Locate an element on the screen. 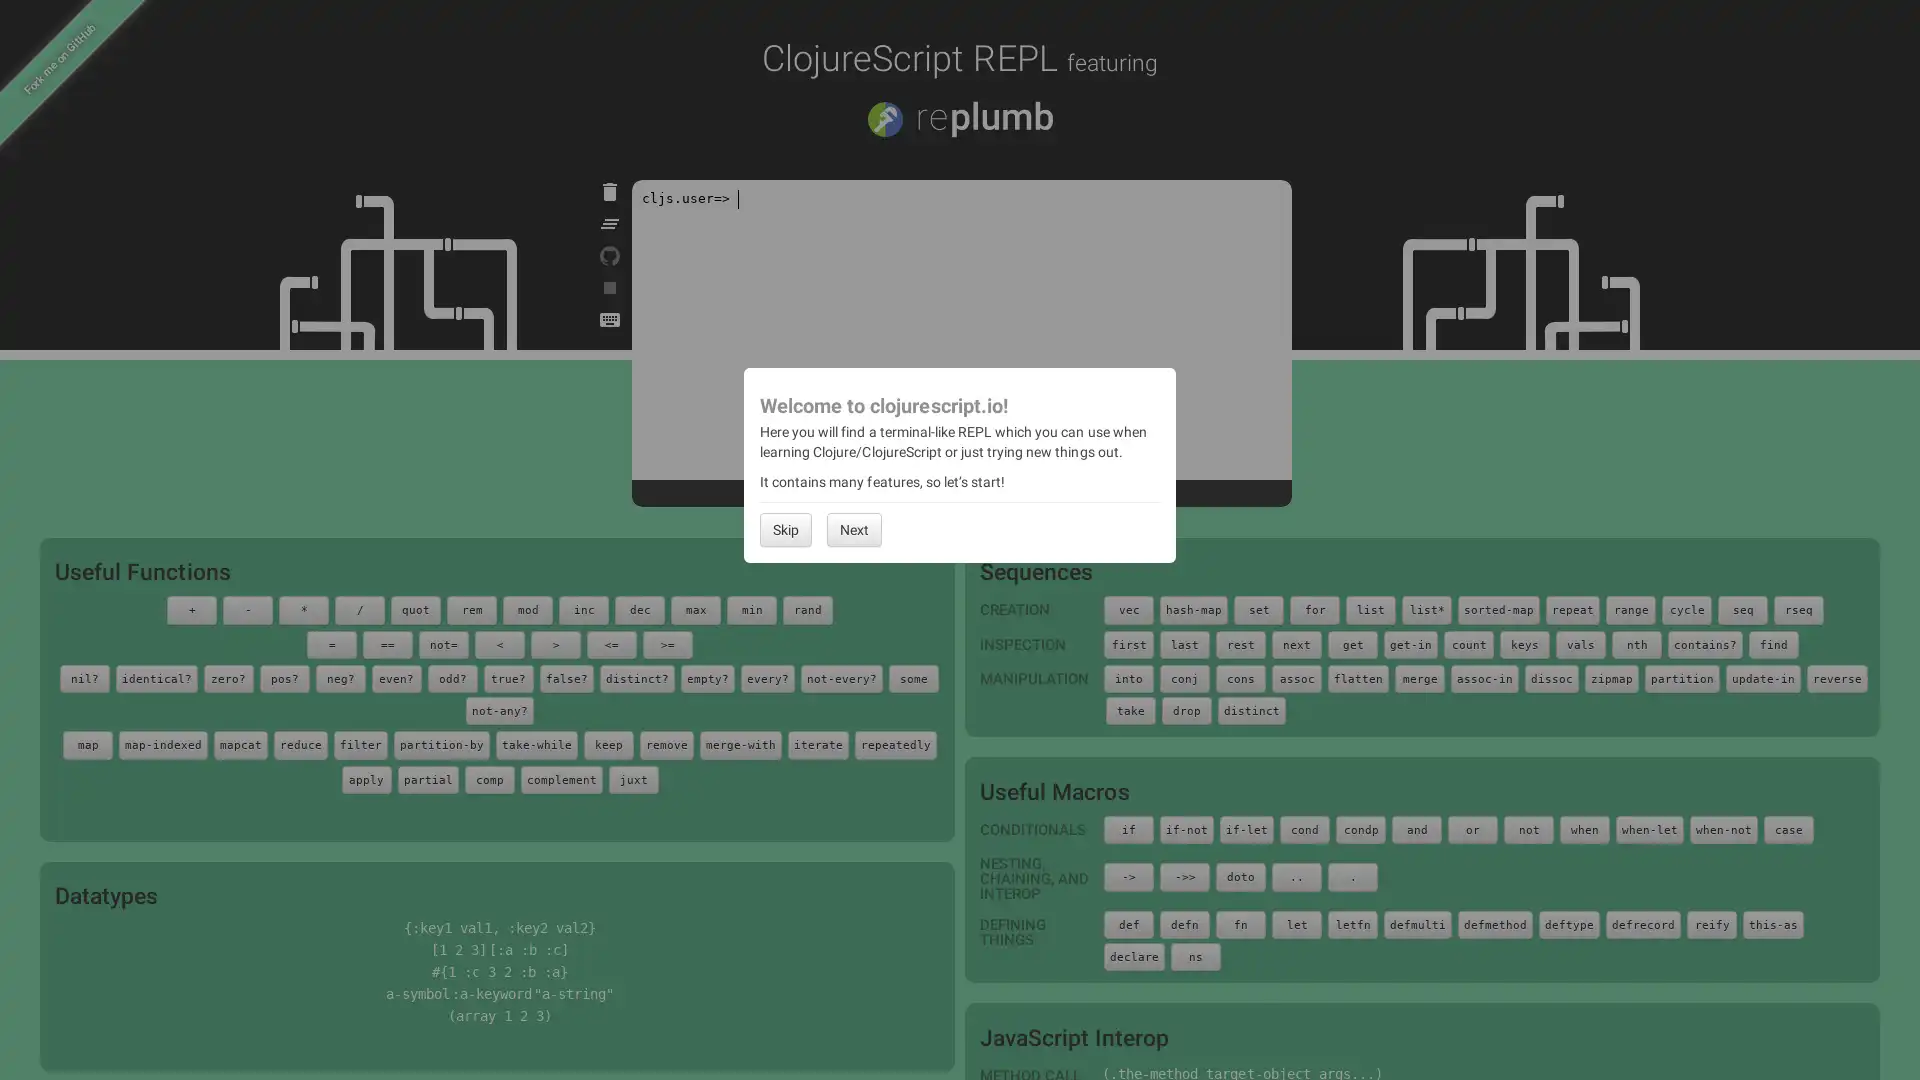  cond is located at coordinates (1305, 829).